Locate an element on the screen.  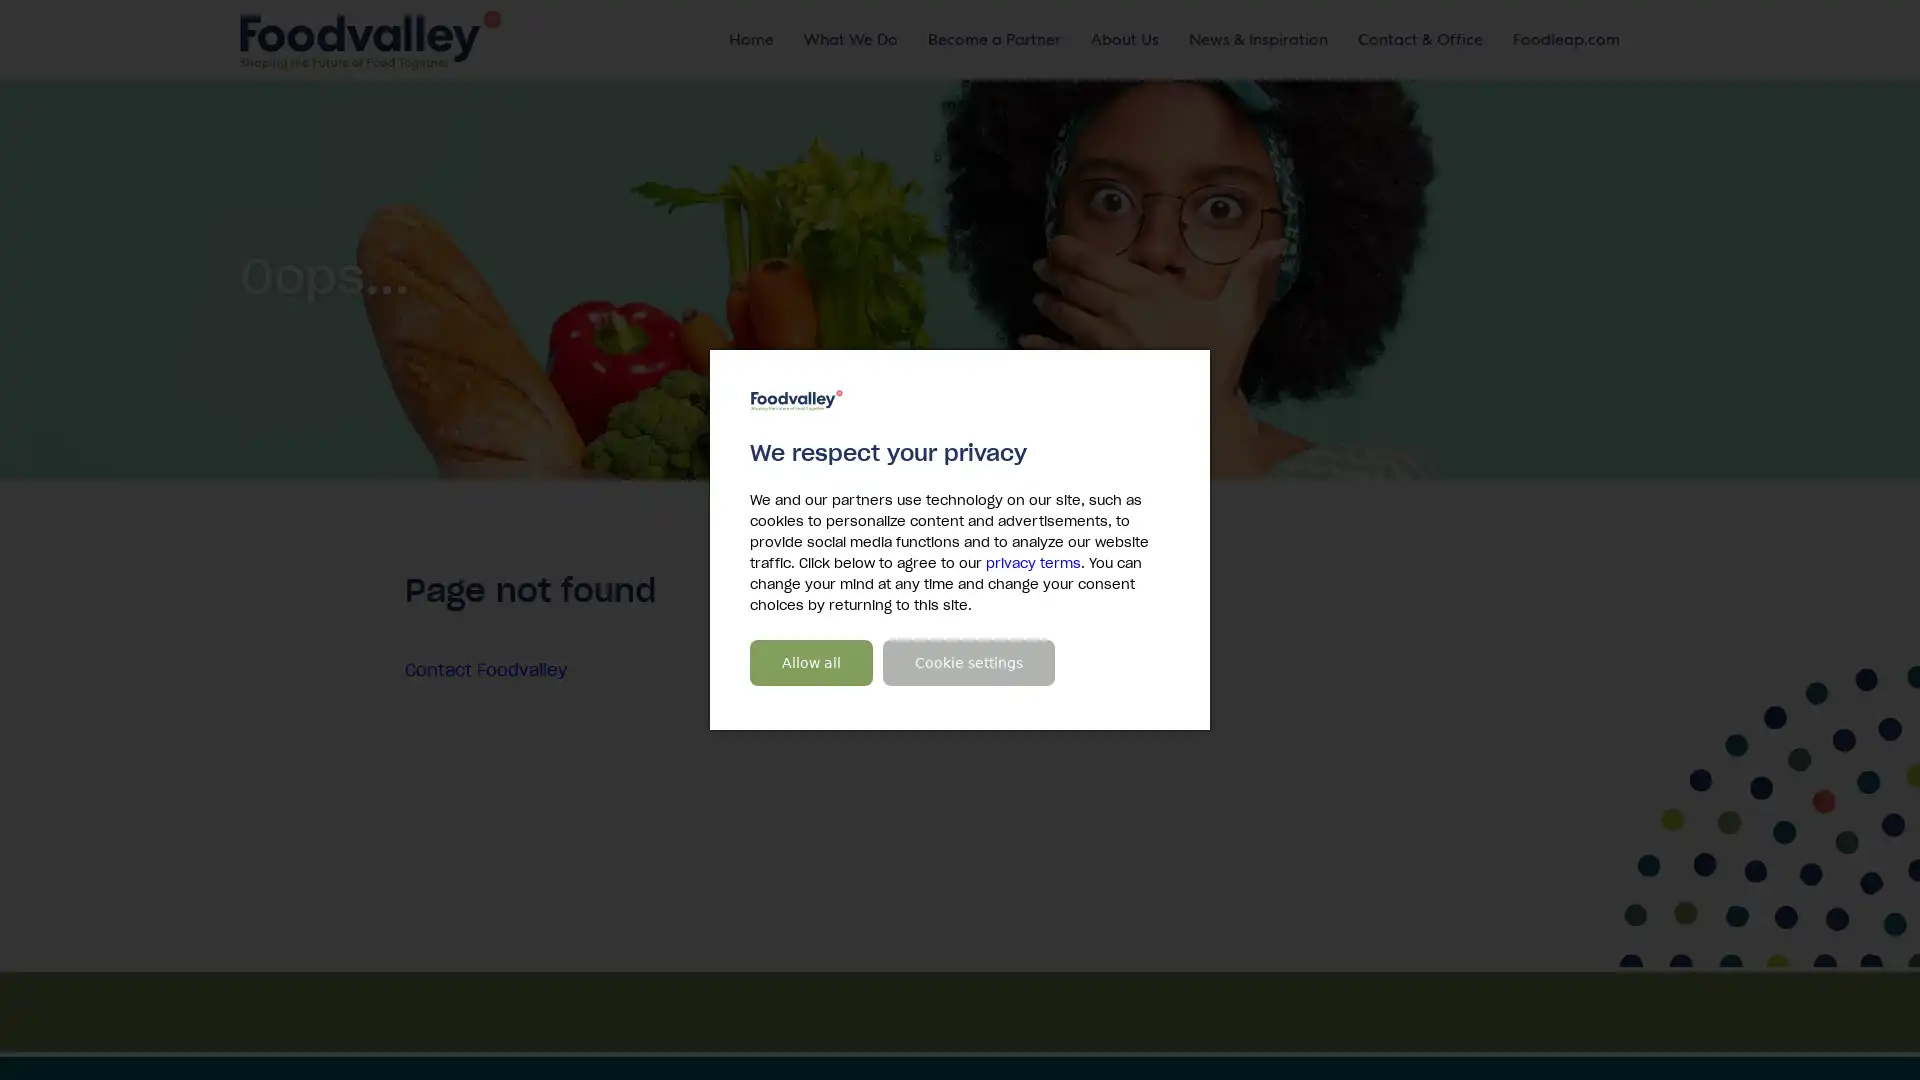
Allow all is located at coordinates (811, 663).